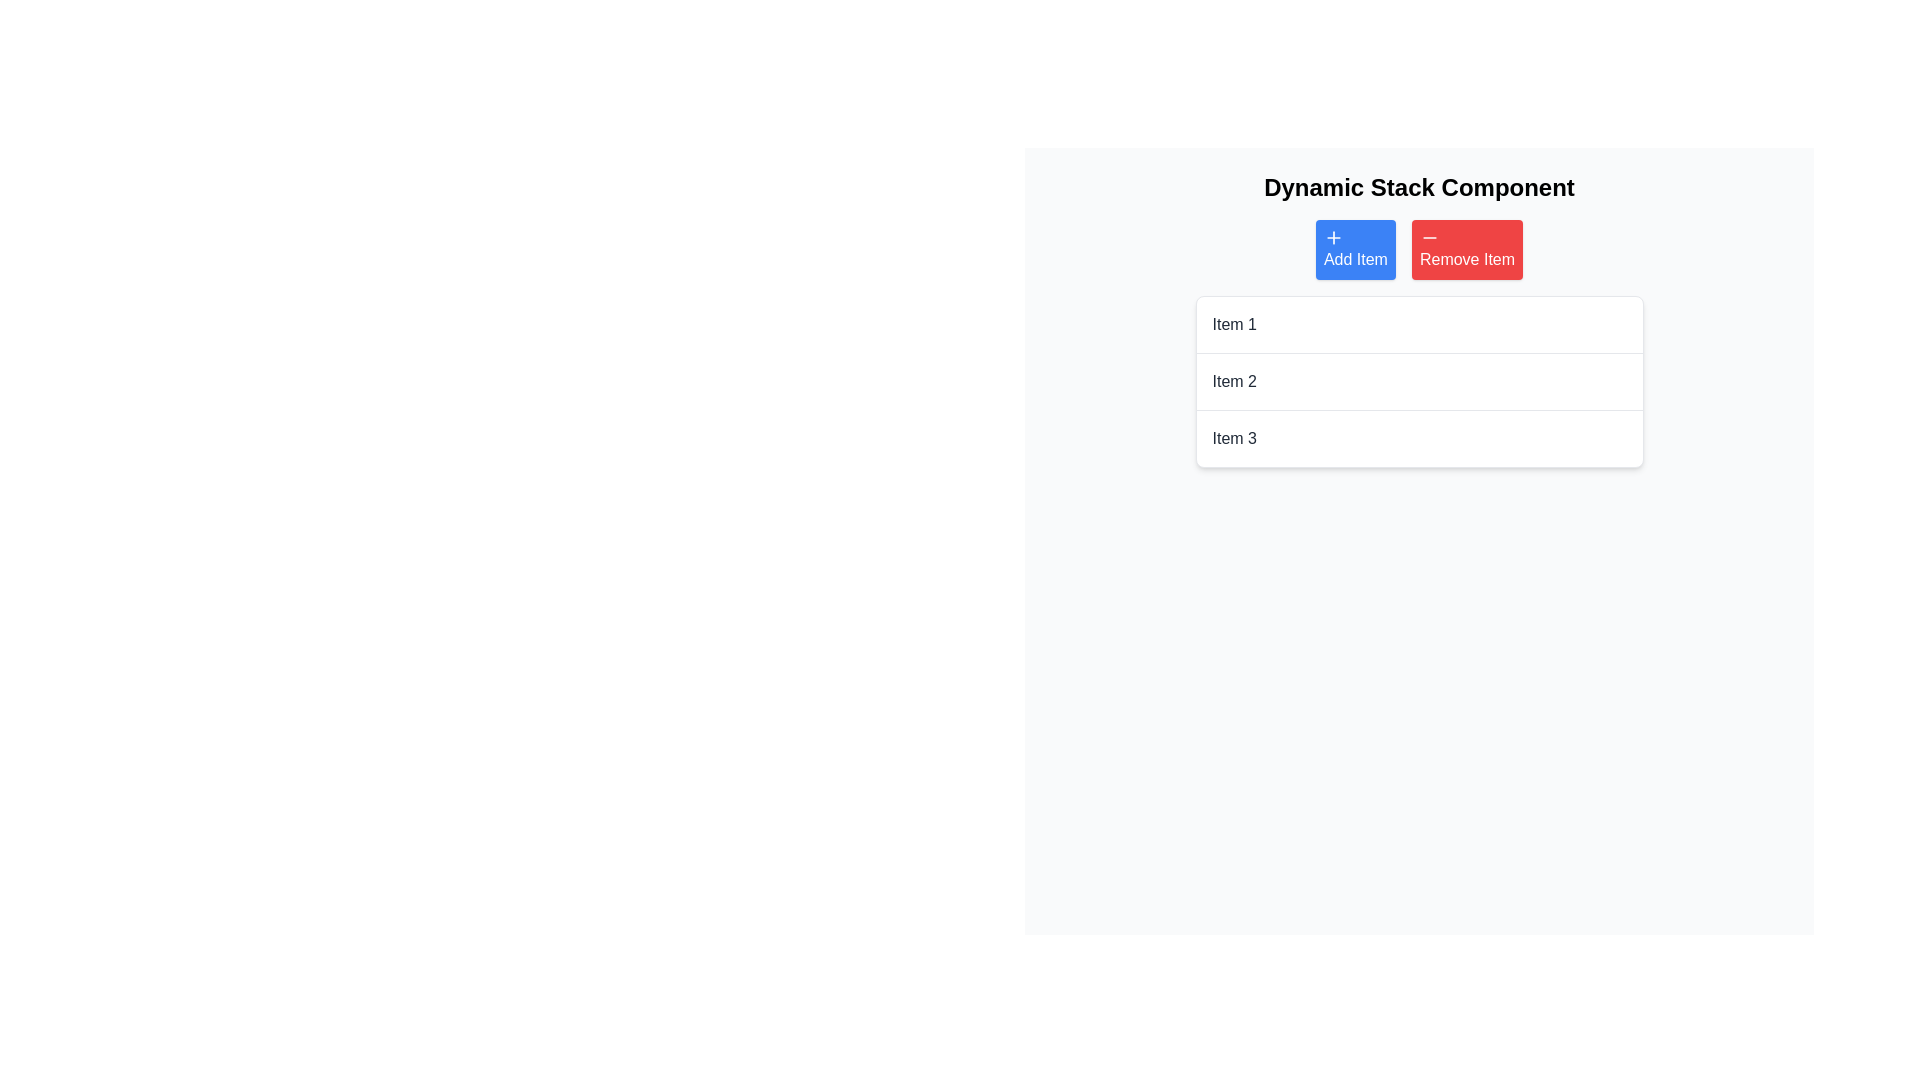  What do you see at coordinates (1233, 381) in the screenshot?
I see `the text label displaying 'Item 2' in dark gray color, which is the second item in a vertically stacked list under 'Dynamic Stack Component'` at bounding box center [1233, 381].